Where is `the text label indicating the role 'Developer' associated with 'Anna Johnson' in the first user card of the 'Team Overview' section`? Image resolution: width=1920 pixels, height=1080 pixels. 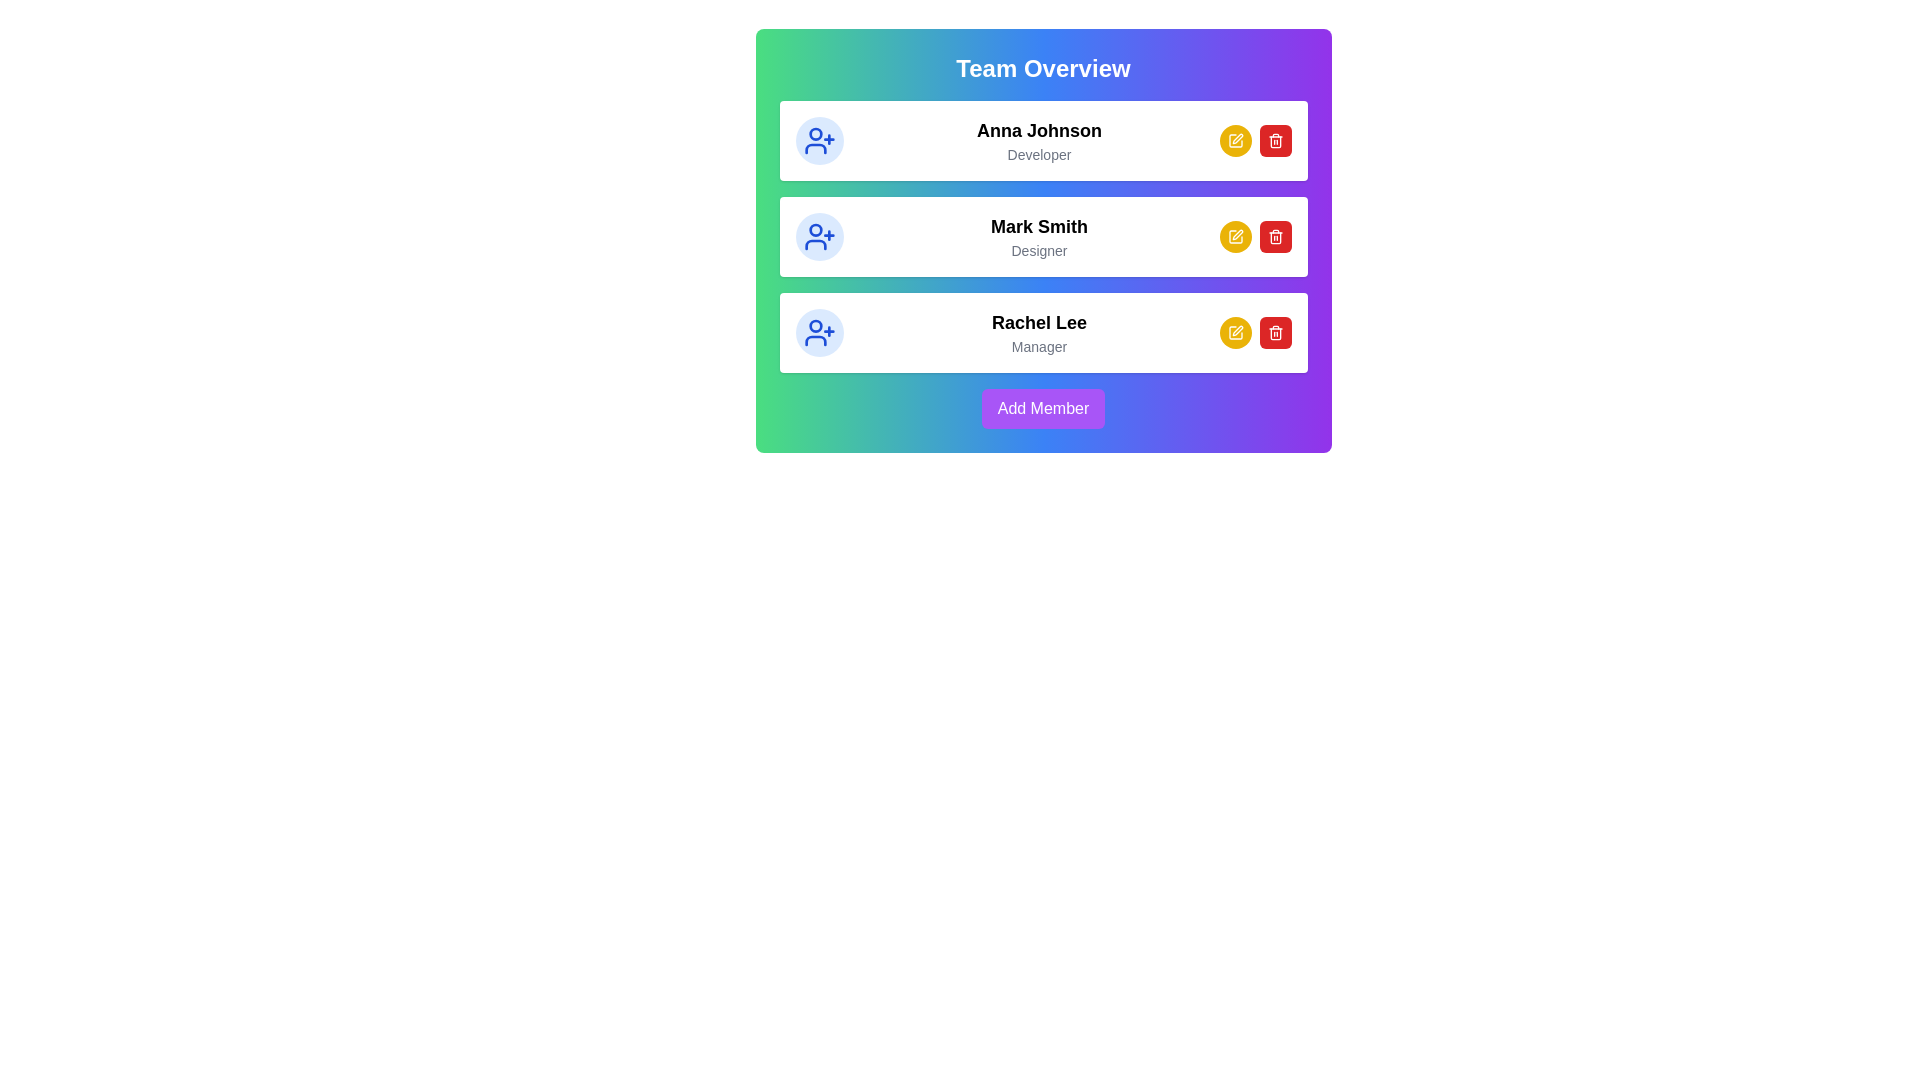
the text label indicating the role 'Developer' associated with 'Anna Johnson' in the first user card of the 'Team Overview' section is located at coordinates (1039, 153).